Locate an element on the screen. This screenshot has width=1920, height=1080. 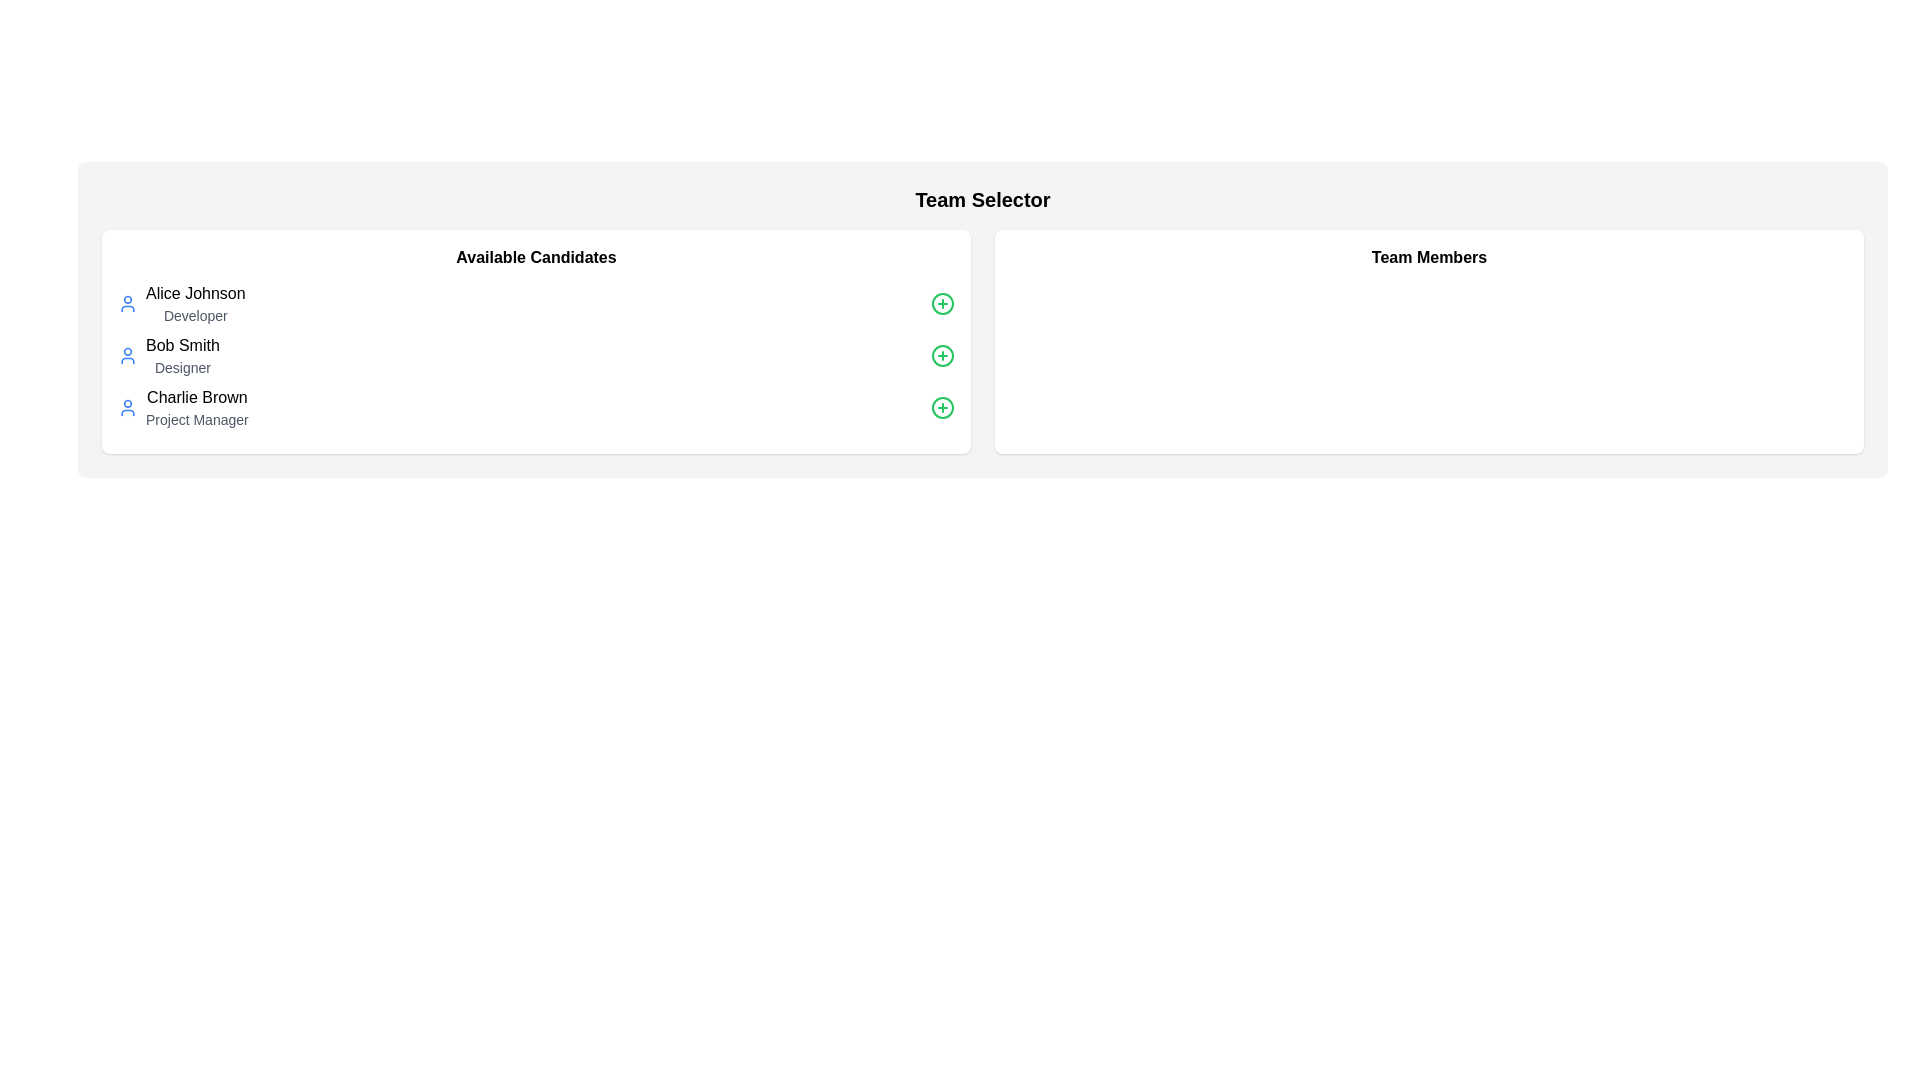
the candidate icon representing Alice Johnson, located to the left of the text 'Alice Johnson' and 'Developer' is located at coordinates (127, 304).